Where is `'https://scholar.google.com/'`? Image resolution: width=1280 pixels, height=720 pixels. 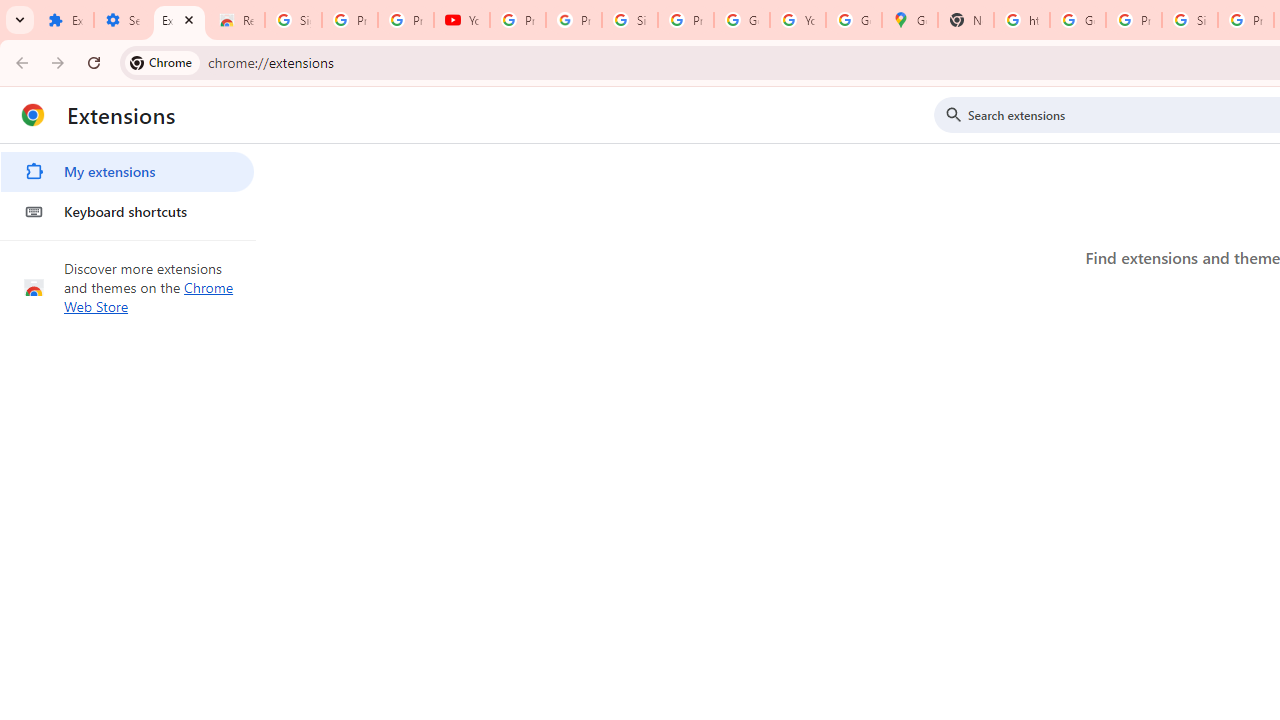 'https://scholar.google.com/' is located at coordinates (1022, 20).